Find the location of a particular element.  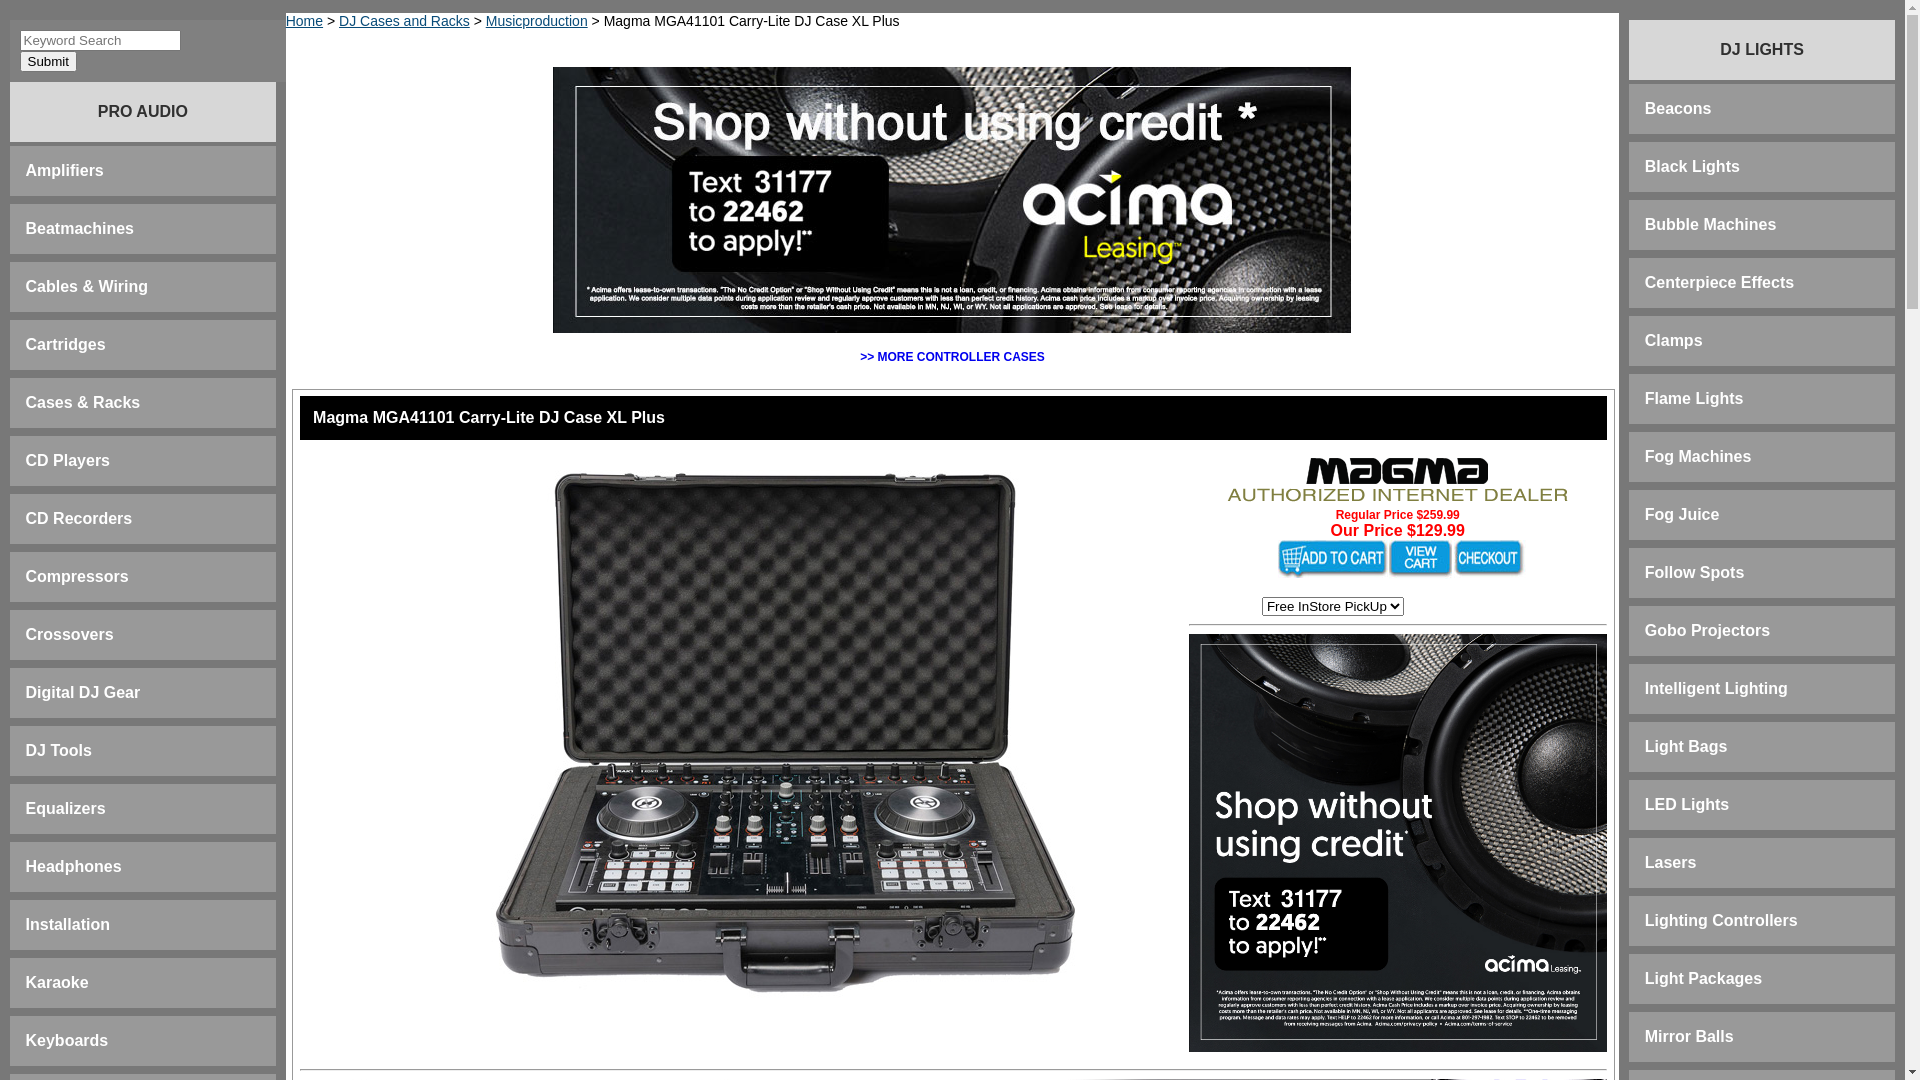

'Follow Spots' is located at coordinates (1693, 572).